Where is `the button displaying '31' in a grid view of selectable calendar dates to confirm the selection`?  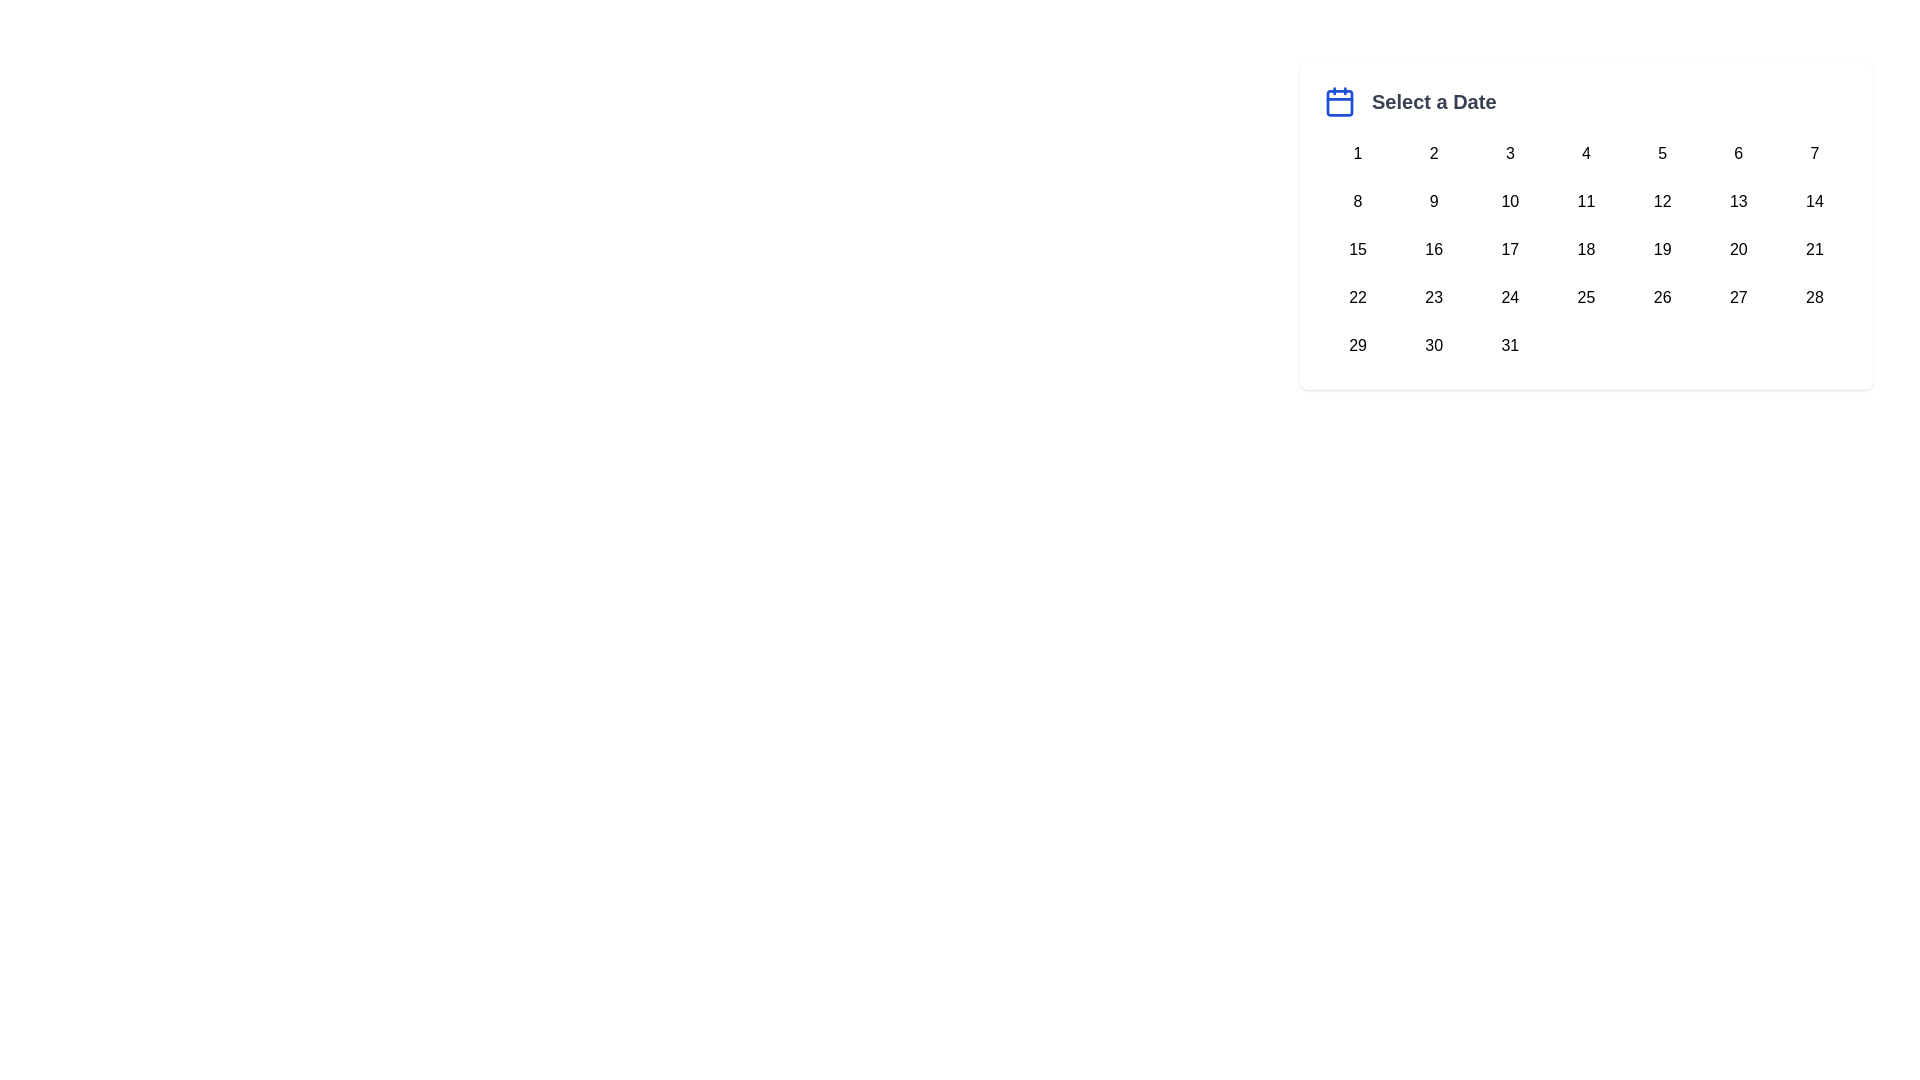 the button displaying '31' in a grid view of selectable calendar dates to confirm the selection is located at coordinates (1510, 345).